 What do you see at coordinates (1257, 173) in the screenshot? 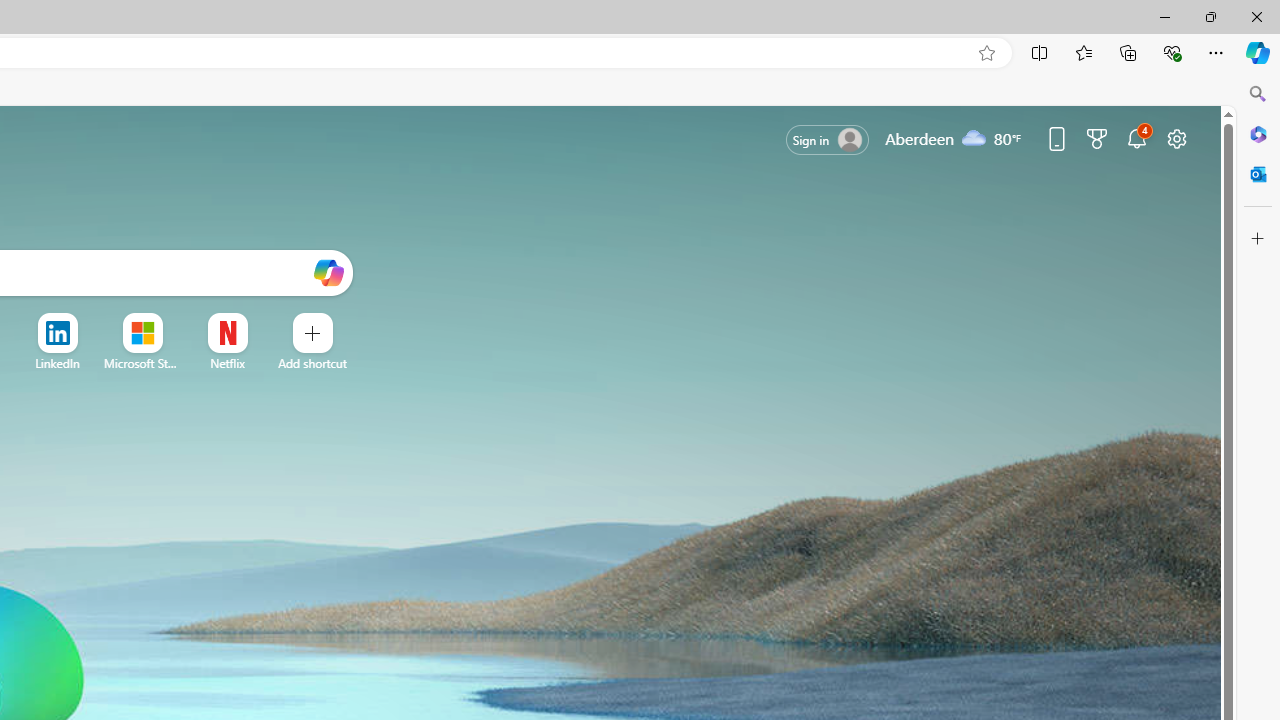
I see `'Outlook'` at bounding box center [1257, 173].